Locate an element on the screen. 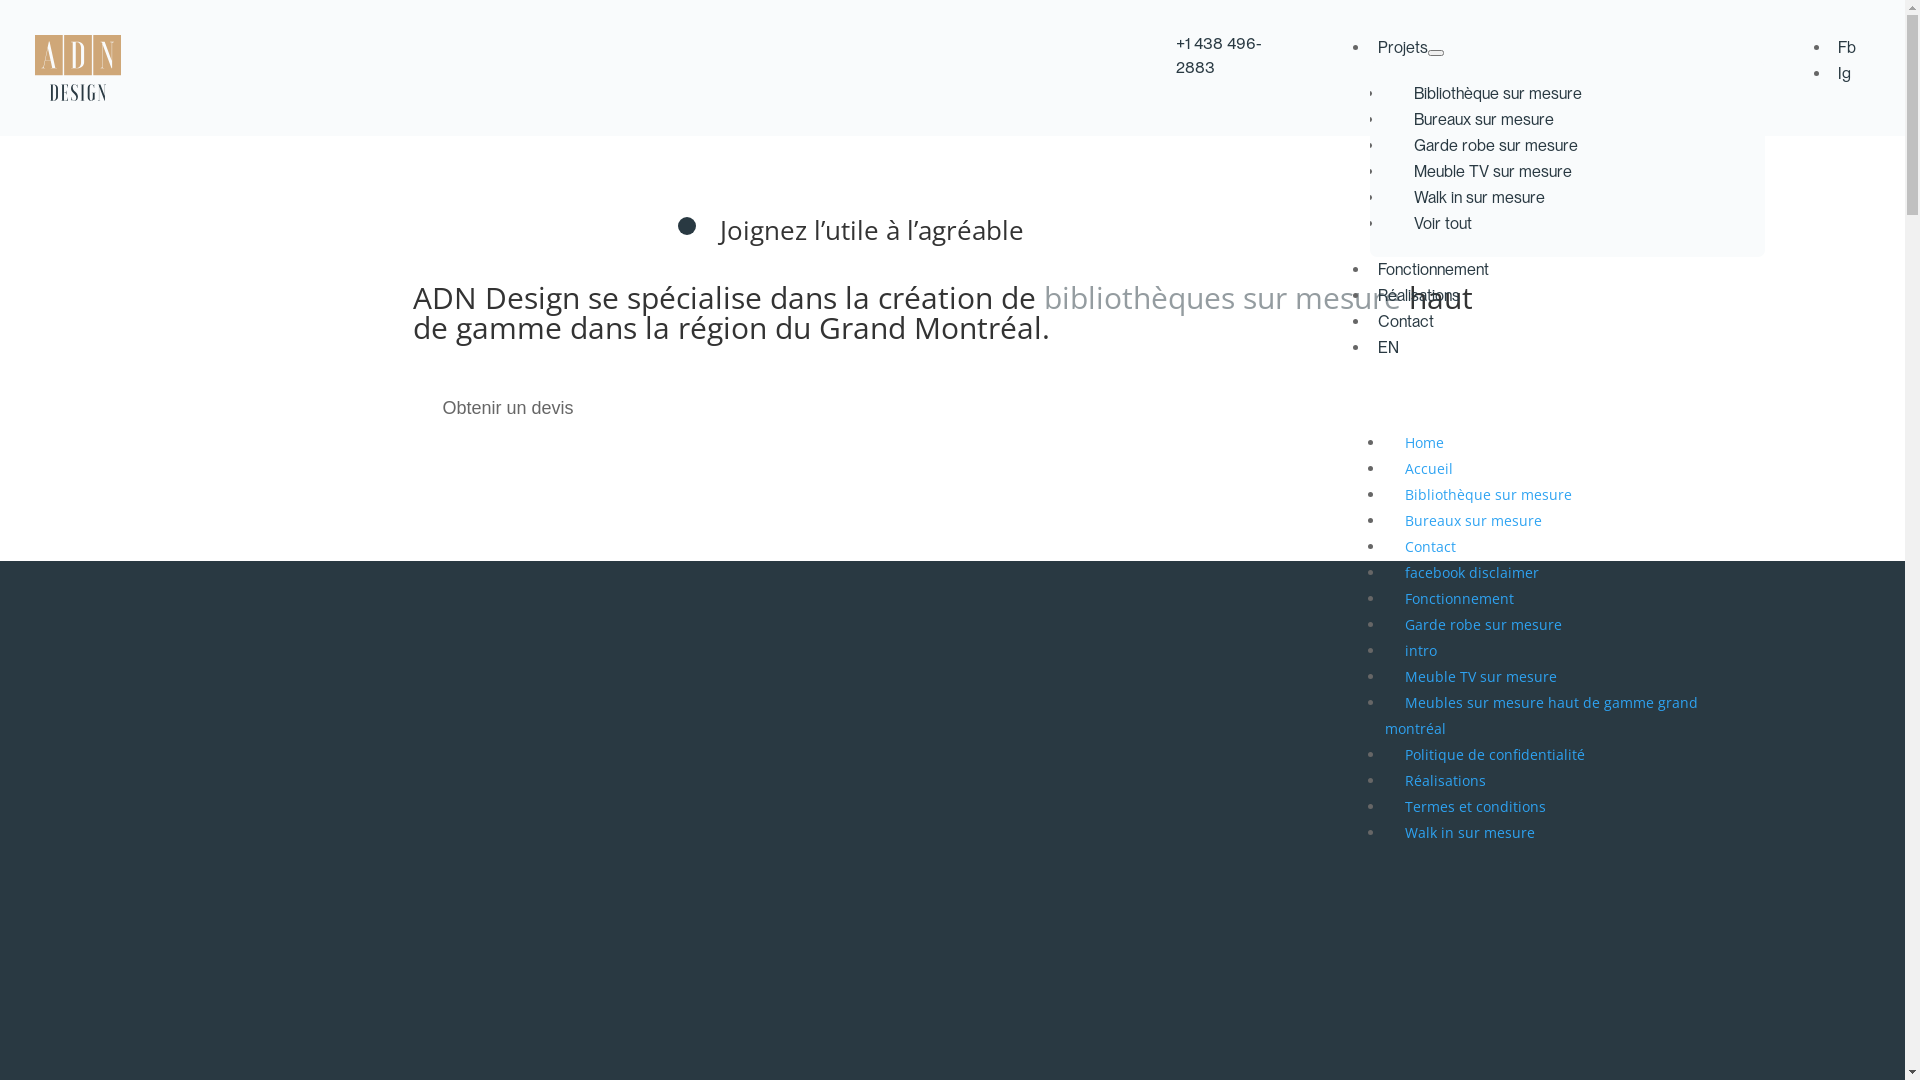 The image size is (1920, 1080). 'Home' is located at coordinates (1423, 441).